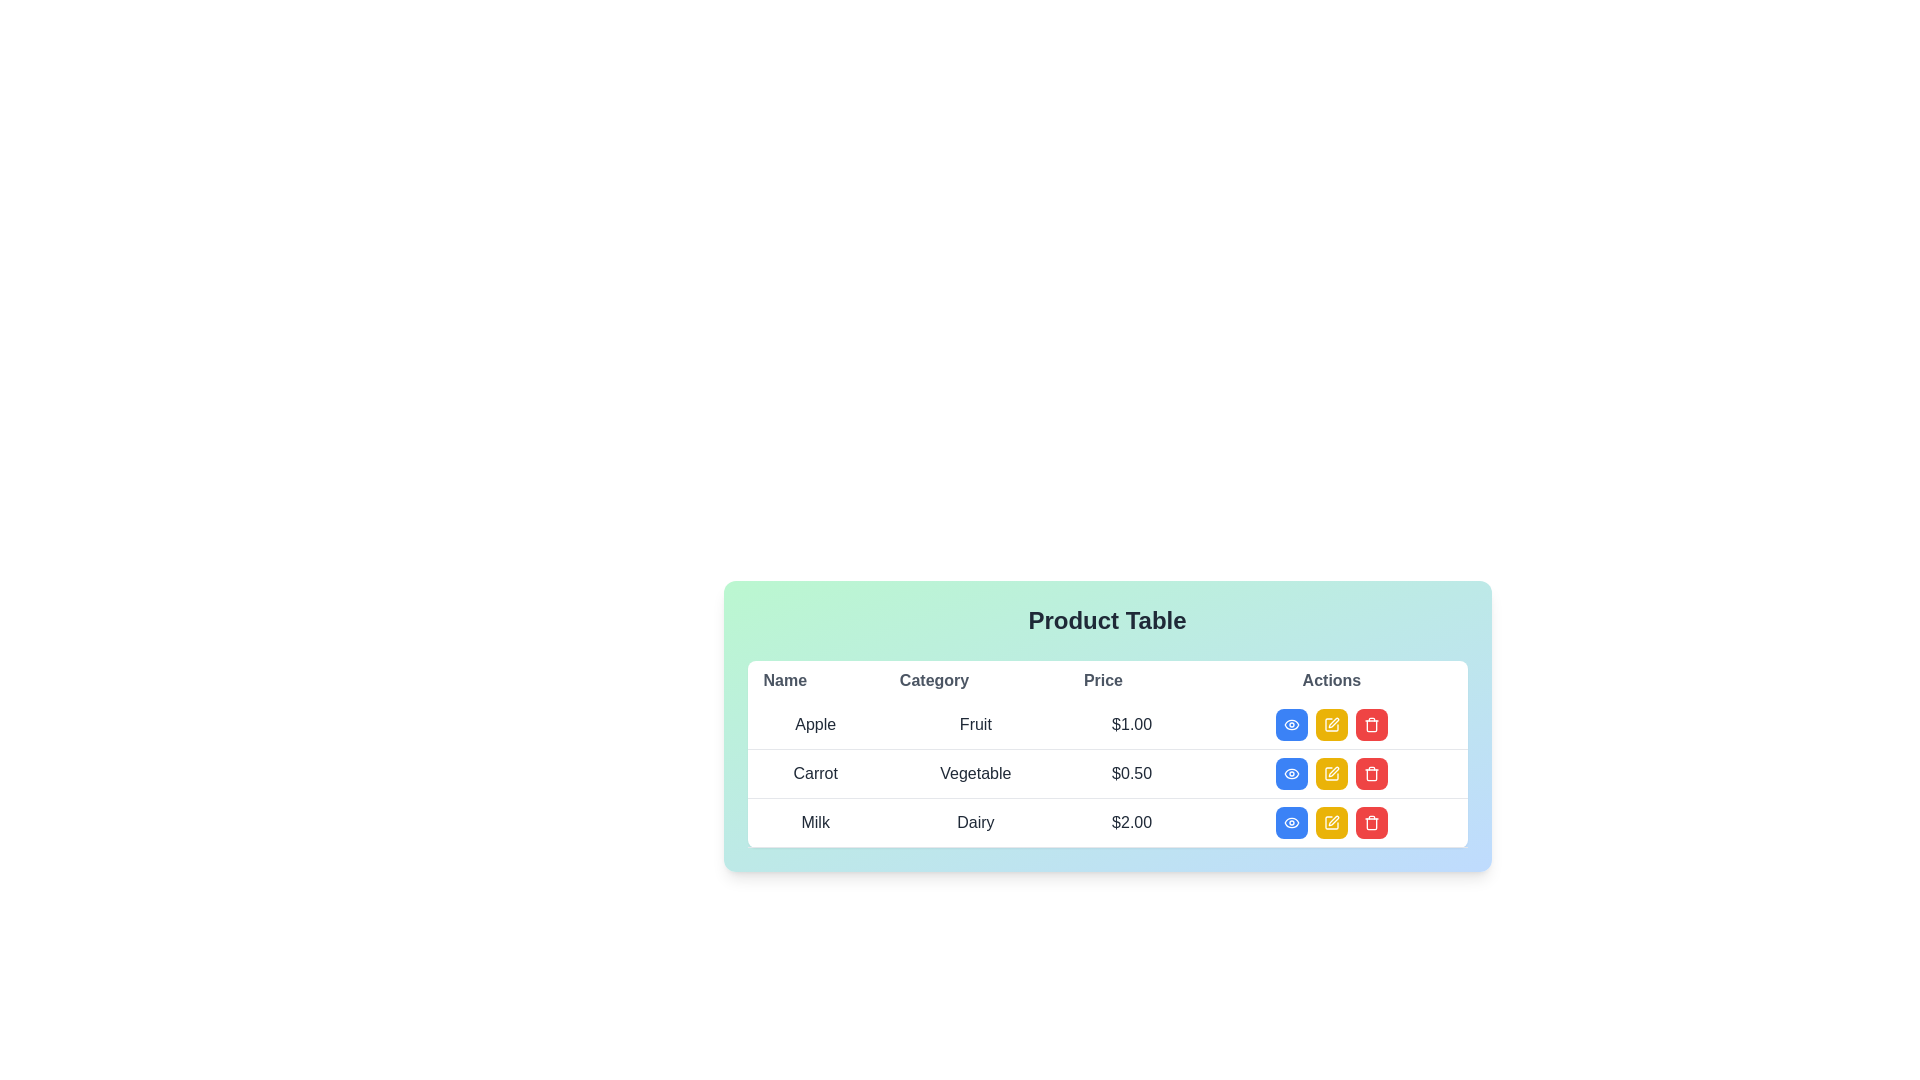  What do you see at coordinates (1370, 822) in the screenshot?
I see `the small red trash bin icon located inside the rounded rectangular button in the Actions column of the third row for the 'Milk' item in the Product Table` at bounding box center [1370, 822].